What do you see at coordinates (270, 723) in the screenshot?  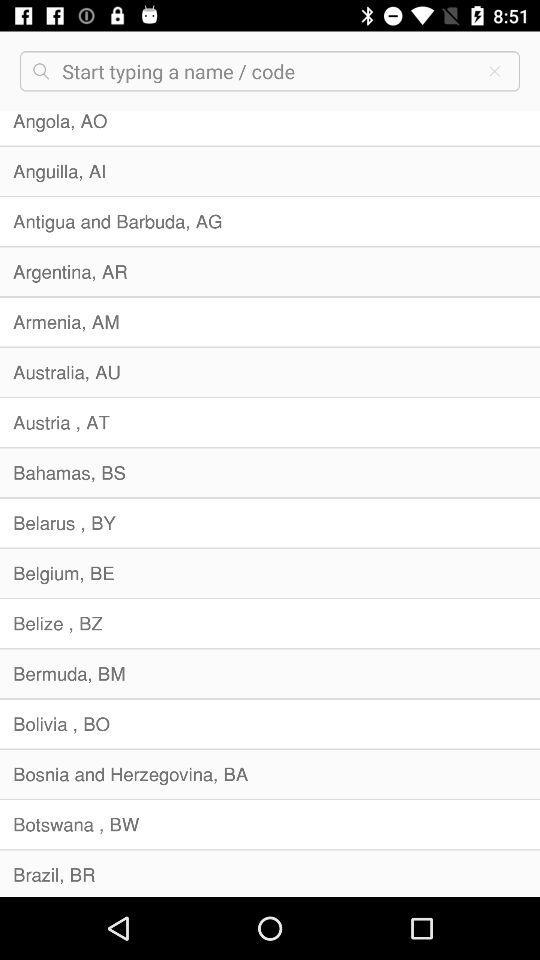 I see `icon below bermuda, bm` at bounding box center [270, 723].